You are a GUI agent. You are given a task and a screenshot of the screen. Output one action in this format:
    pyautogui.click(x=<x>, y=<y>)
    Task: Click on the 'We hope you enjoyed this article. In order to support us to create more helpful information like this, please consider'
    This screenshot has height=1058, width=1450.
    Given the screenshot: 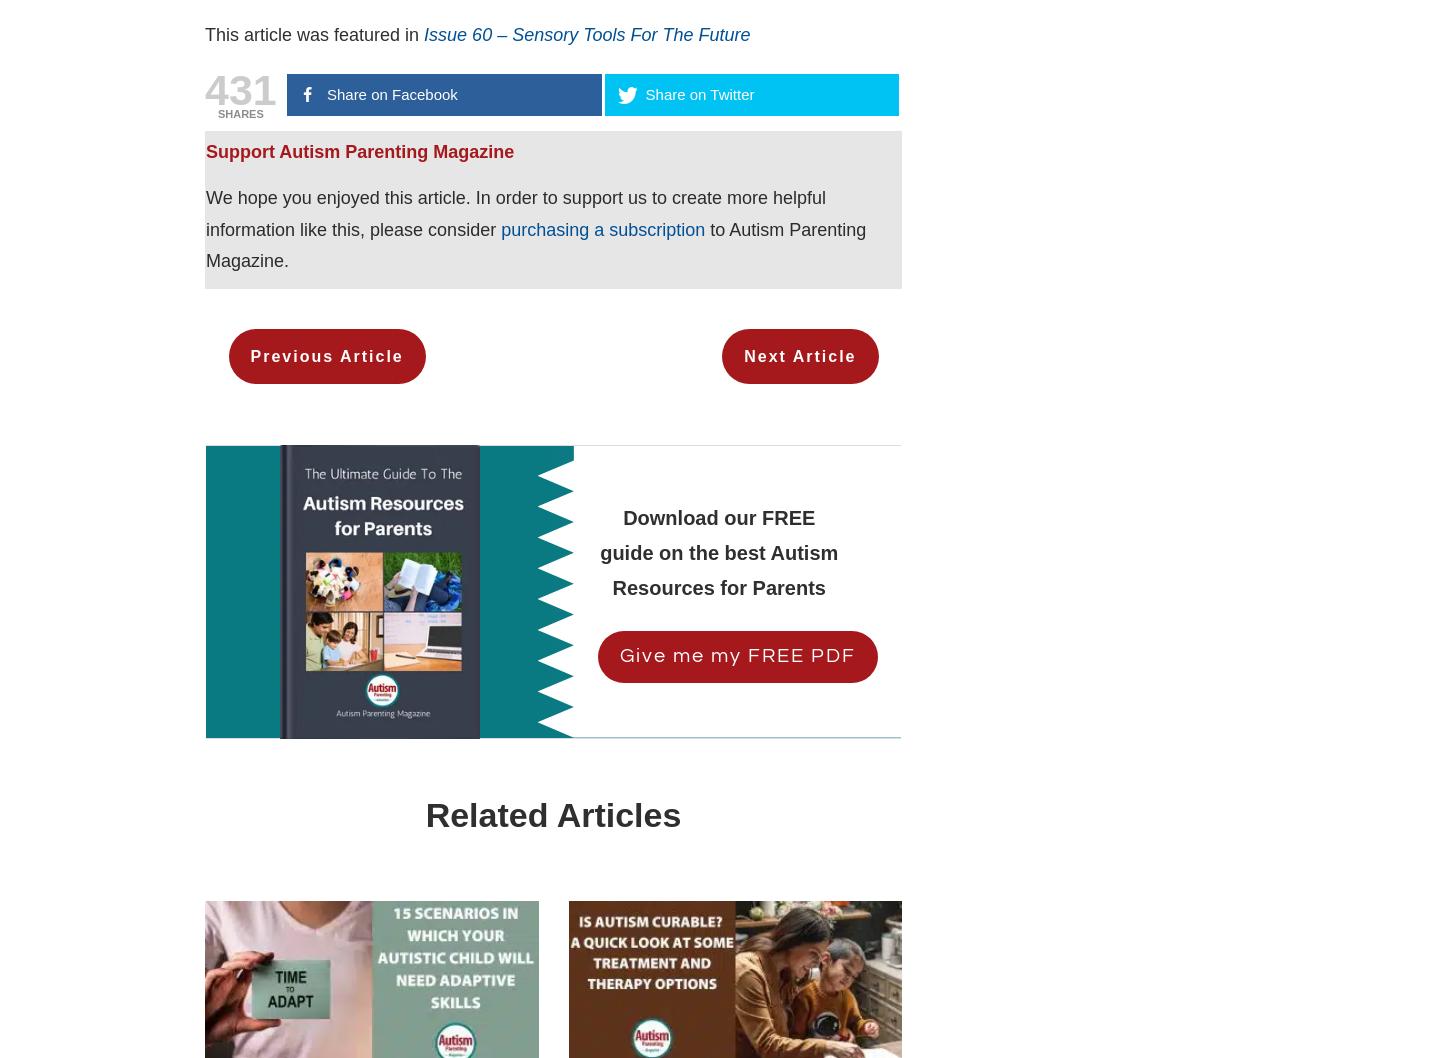 What is the action you would take?
    pyautogui.click(x=205, y=213)
    